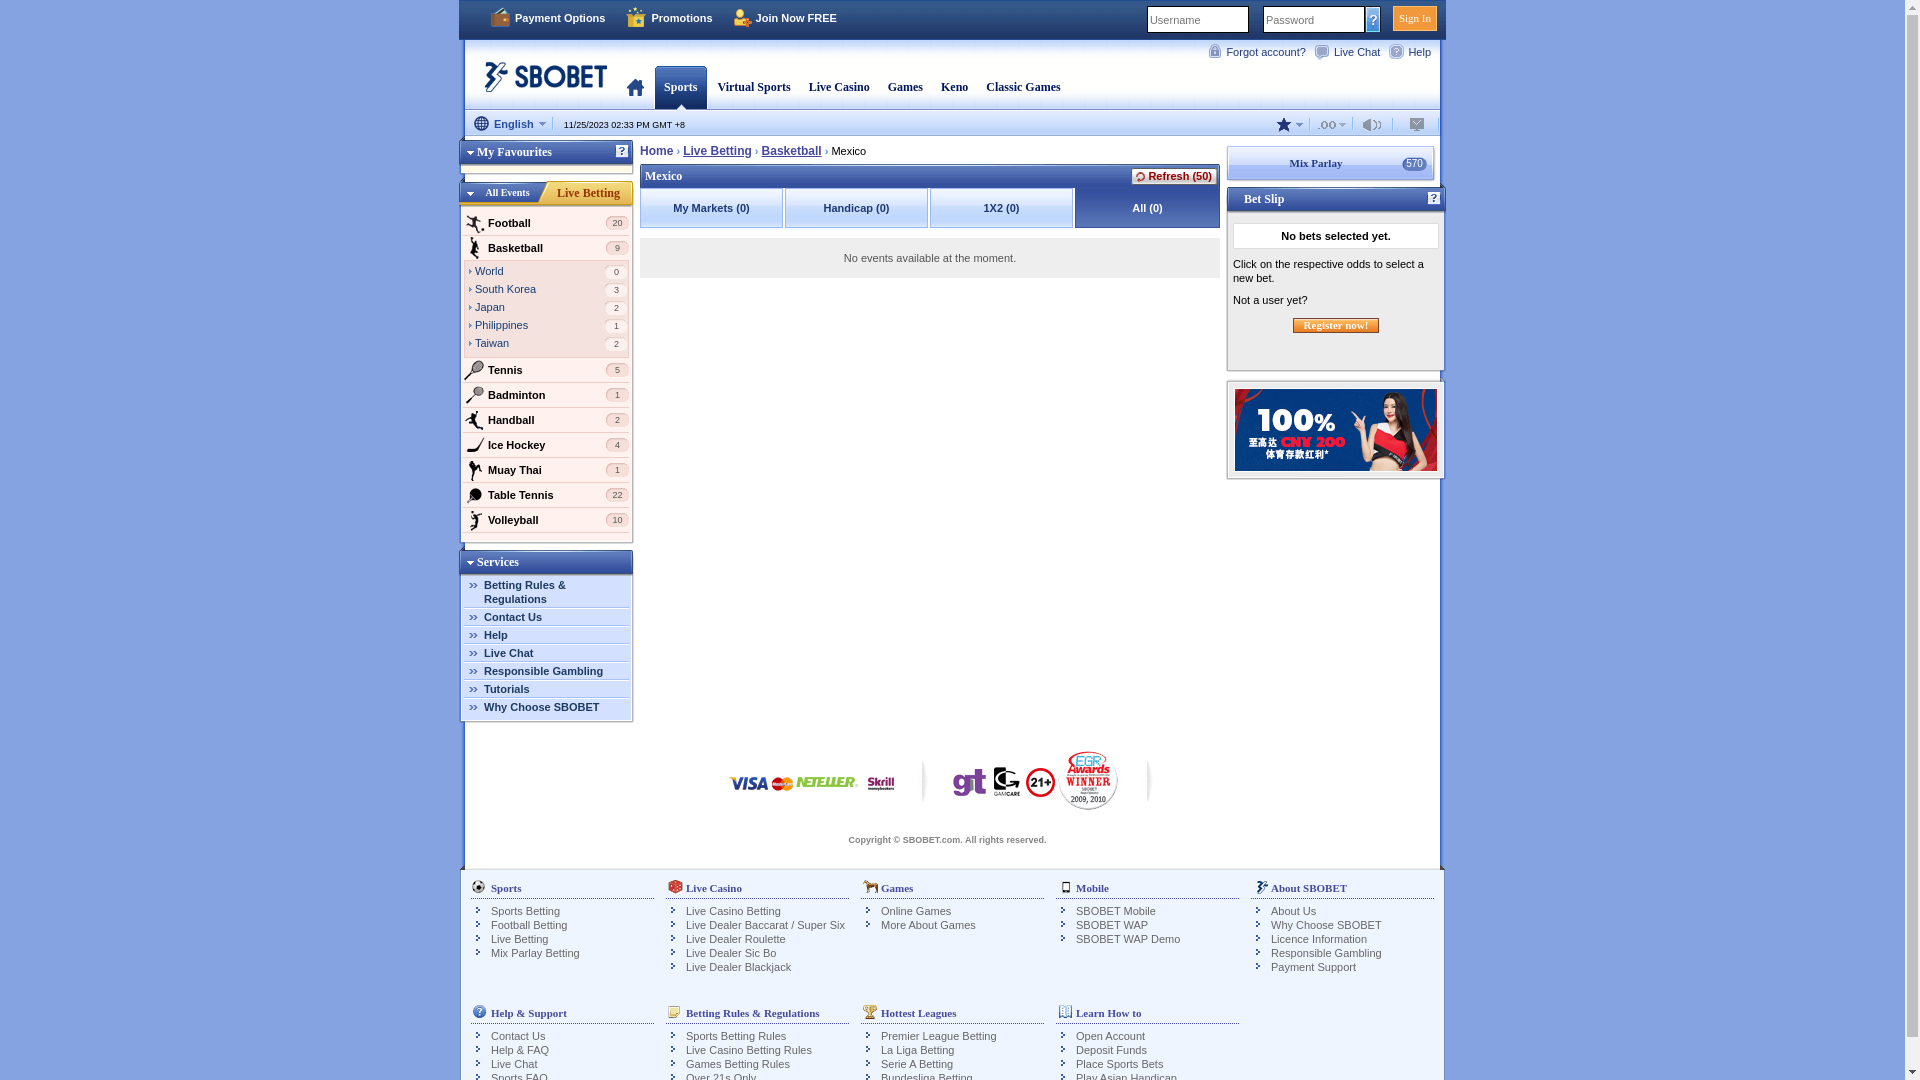  What do you see at coordinates (771, 792) in the screenshot?
I see `'Payment by MasterCard'` at bounding box center [771, 792].